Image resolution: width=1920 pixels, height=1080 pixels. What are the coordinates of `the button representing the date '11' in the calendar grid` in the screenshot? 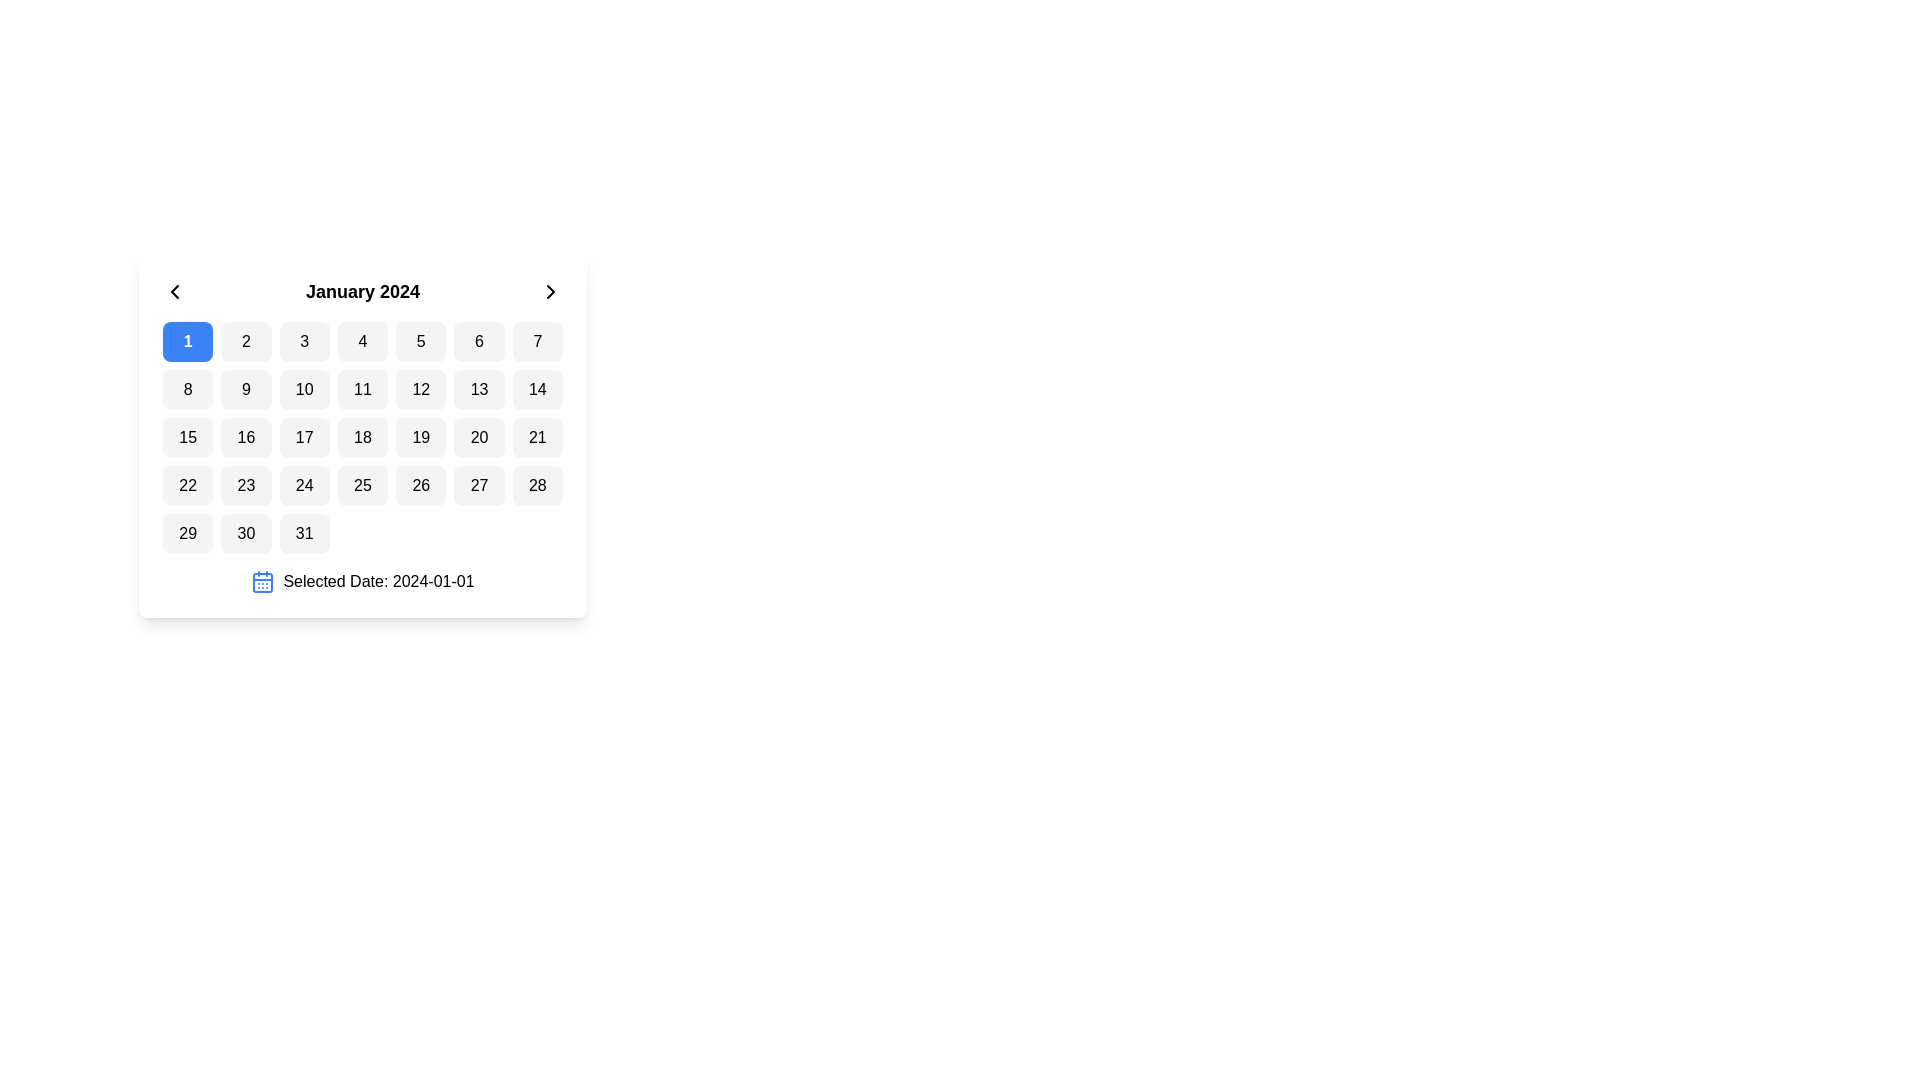 It's located at (363, 389).